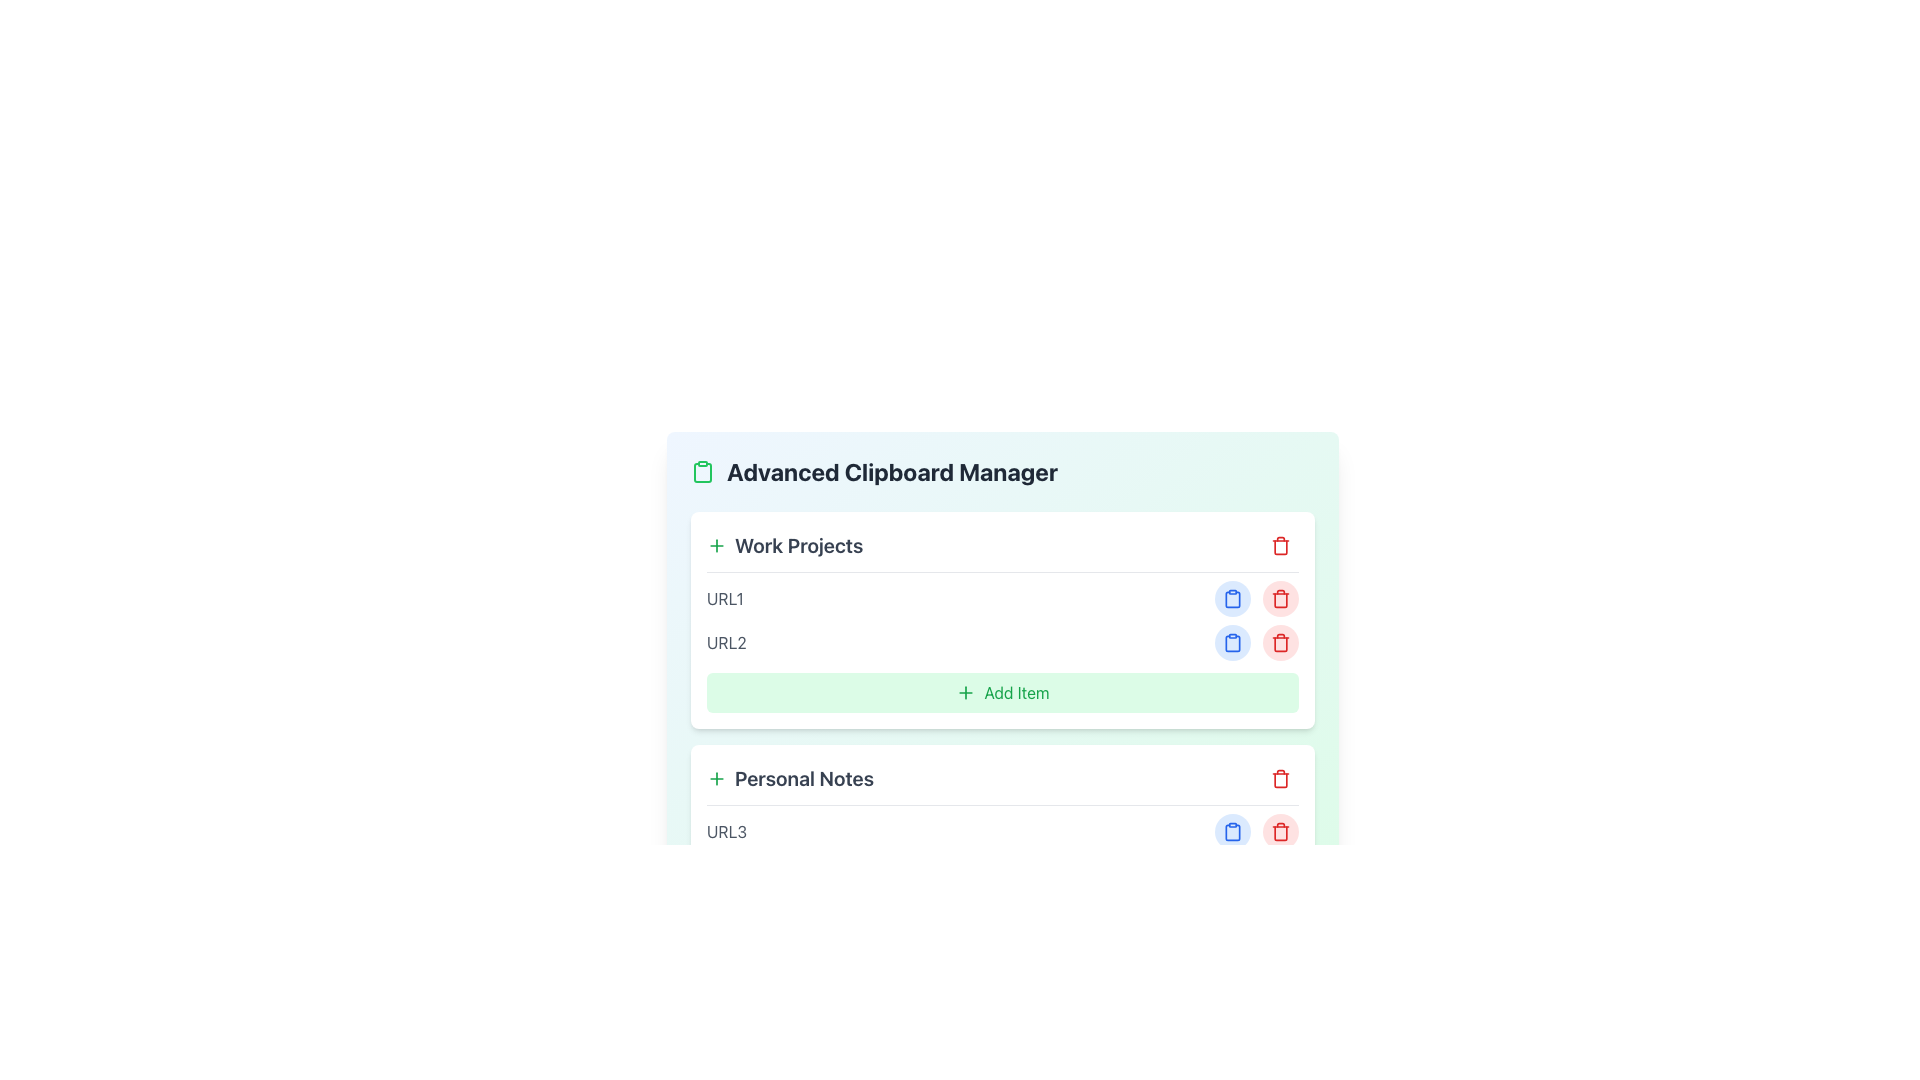 The width and height of the screenshot is (1920, 1080). I want to click on the 'Copy' icon located in a circular button, so click(1232, 597).